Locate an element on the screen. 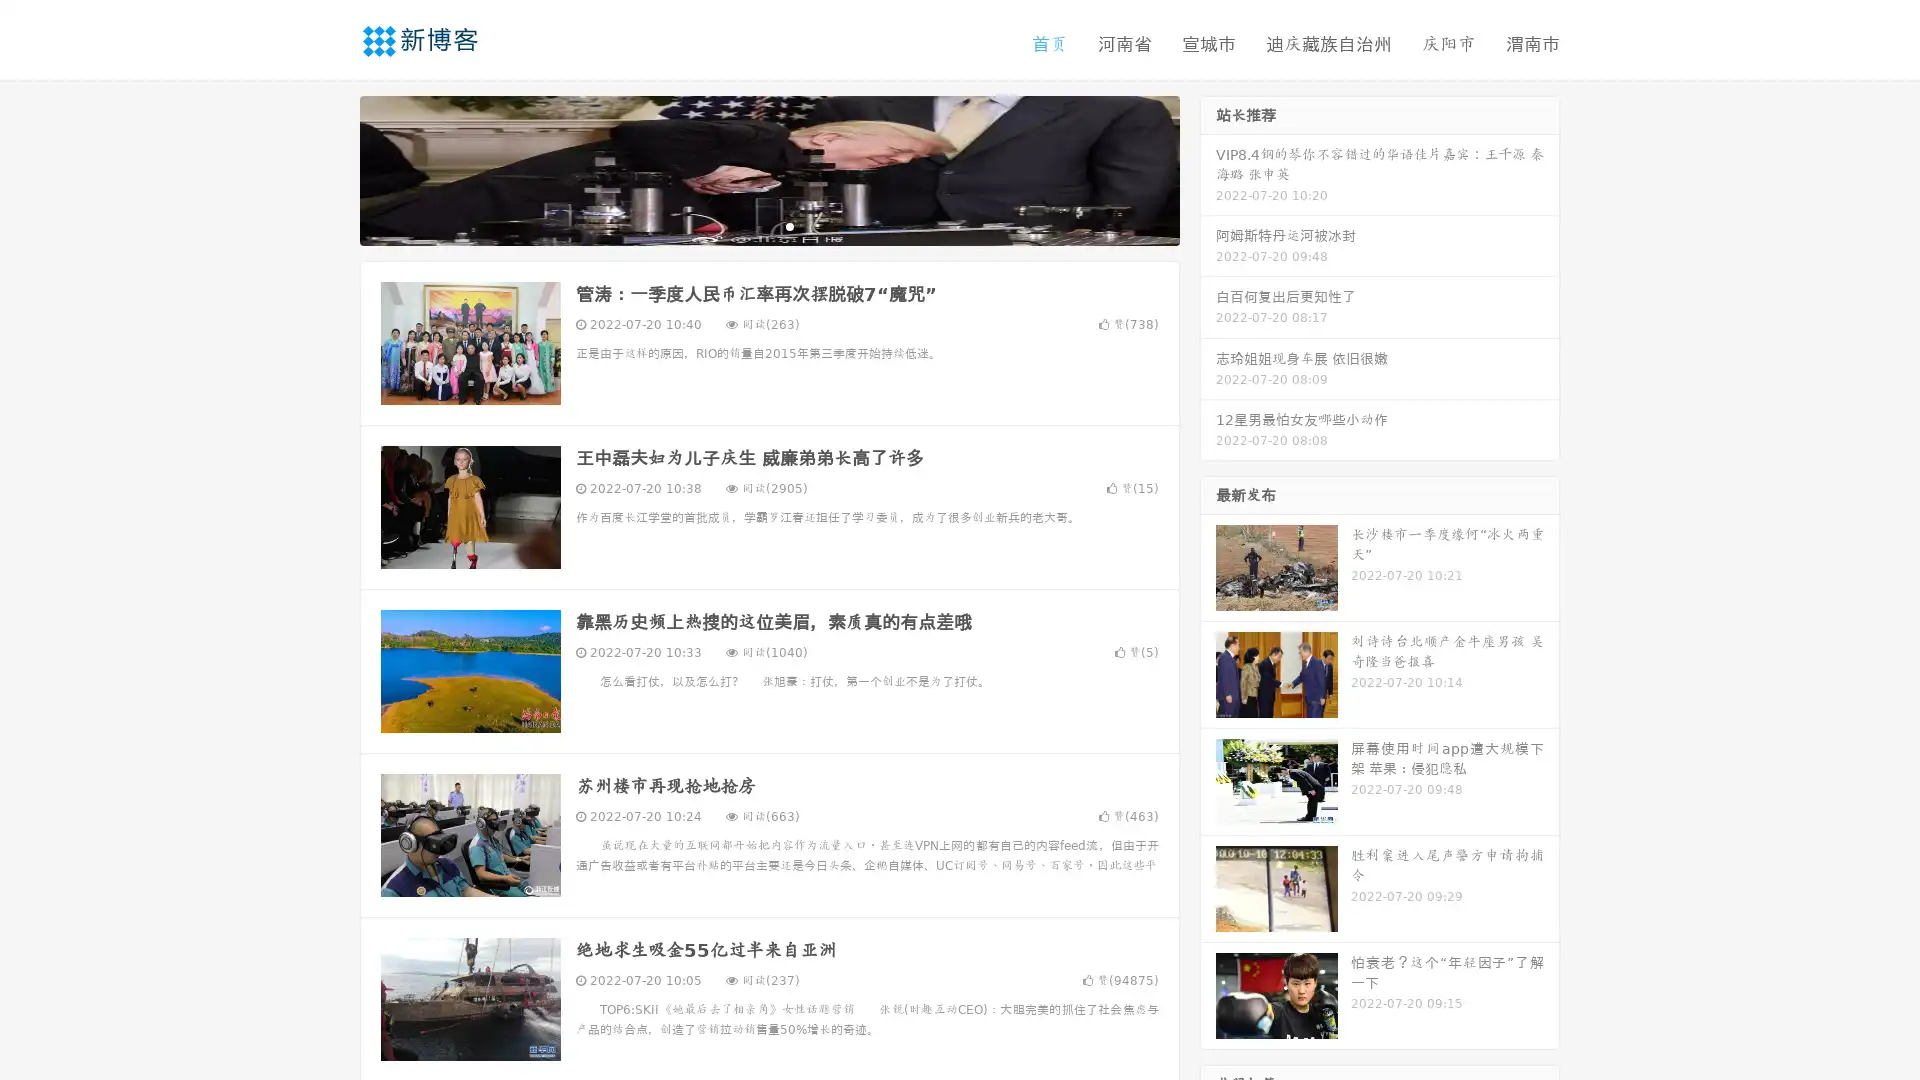  Next slide is located at coordinates (1208, 168).